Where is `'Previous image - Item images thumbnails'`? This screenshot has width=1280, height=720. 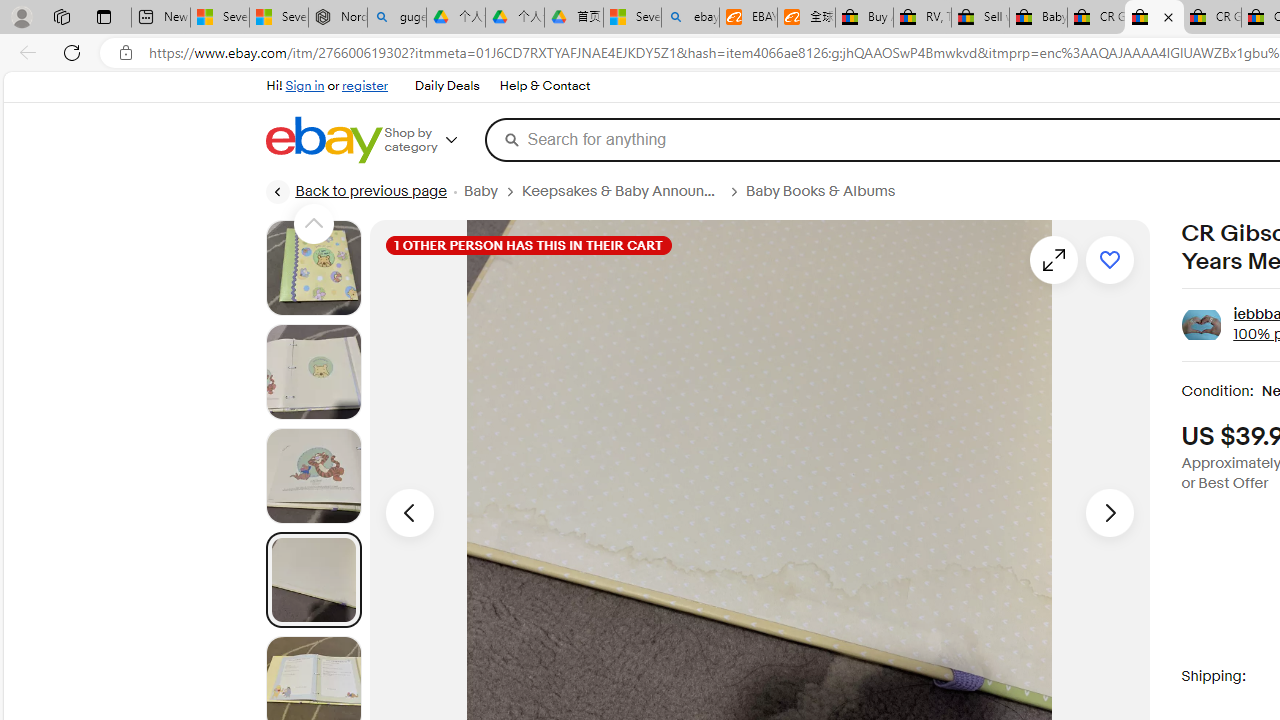 'Previous image - Item images thumbnails' is located at coordinates (408, 511).